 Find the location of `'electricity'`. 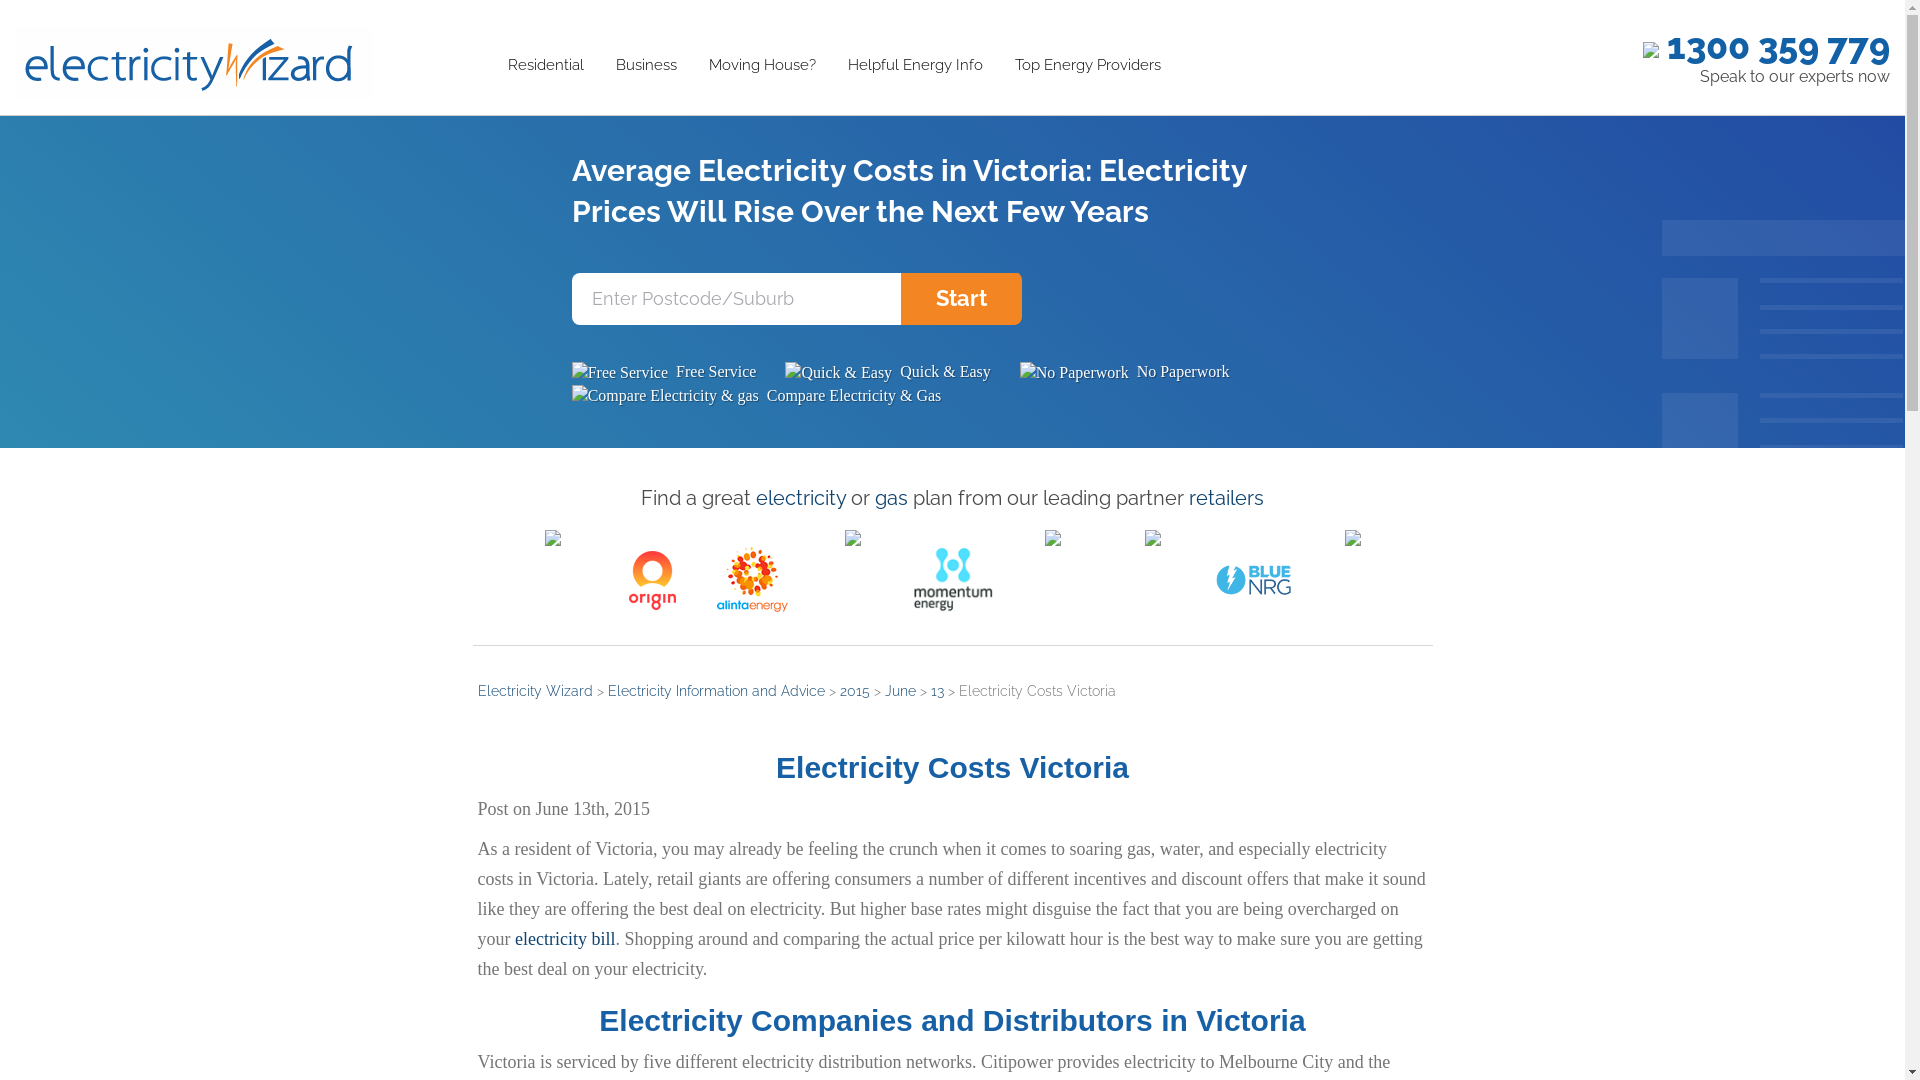

'electricity' is located at coordinates (754, 496).